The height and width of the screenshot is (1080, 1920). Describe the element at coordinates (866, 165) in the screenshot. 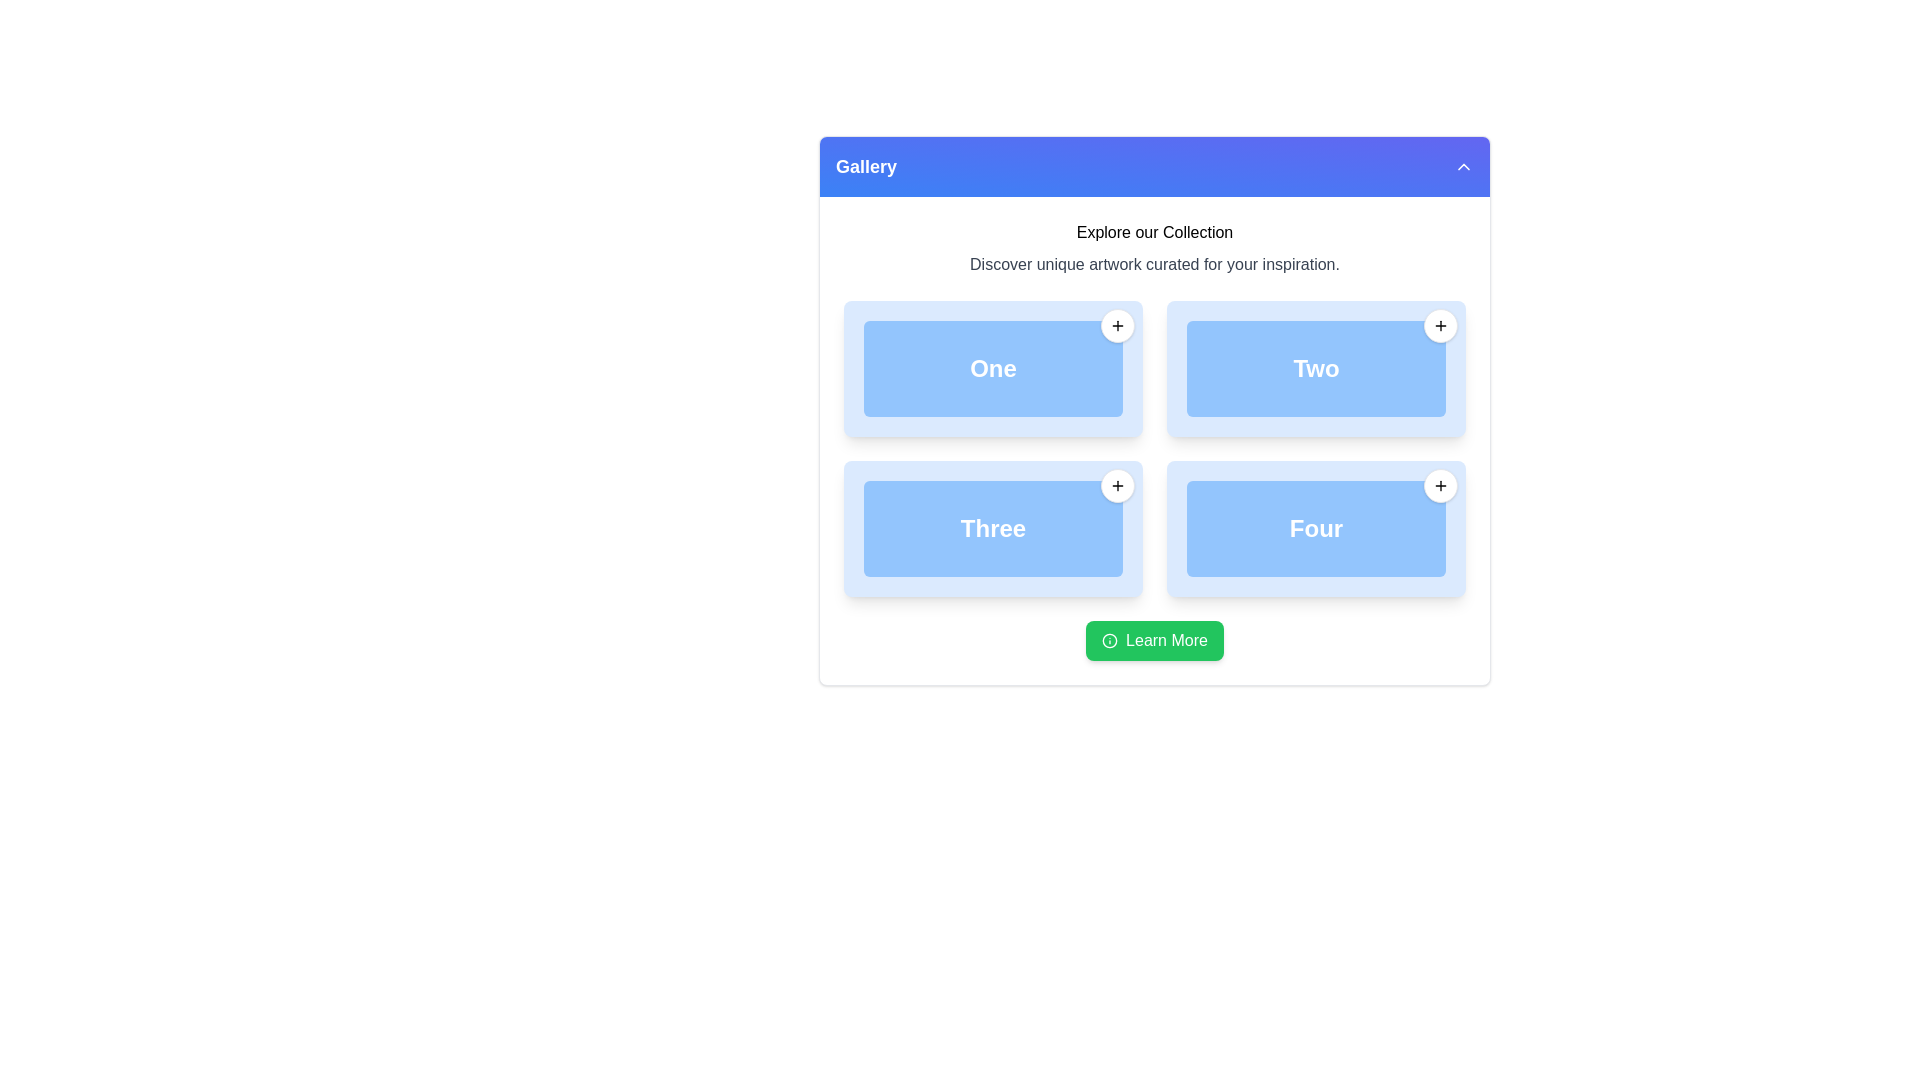

I see `the 'Gallery' text label, which is displayed in a bold, large font on a blue to indigo gradient header bar` at that location.